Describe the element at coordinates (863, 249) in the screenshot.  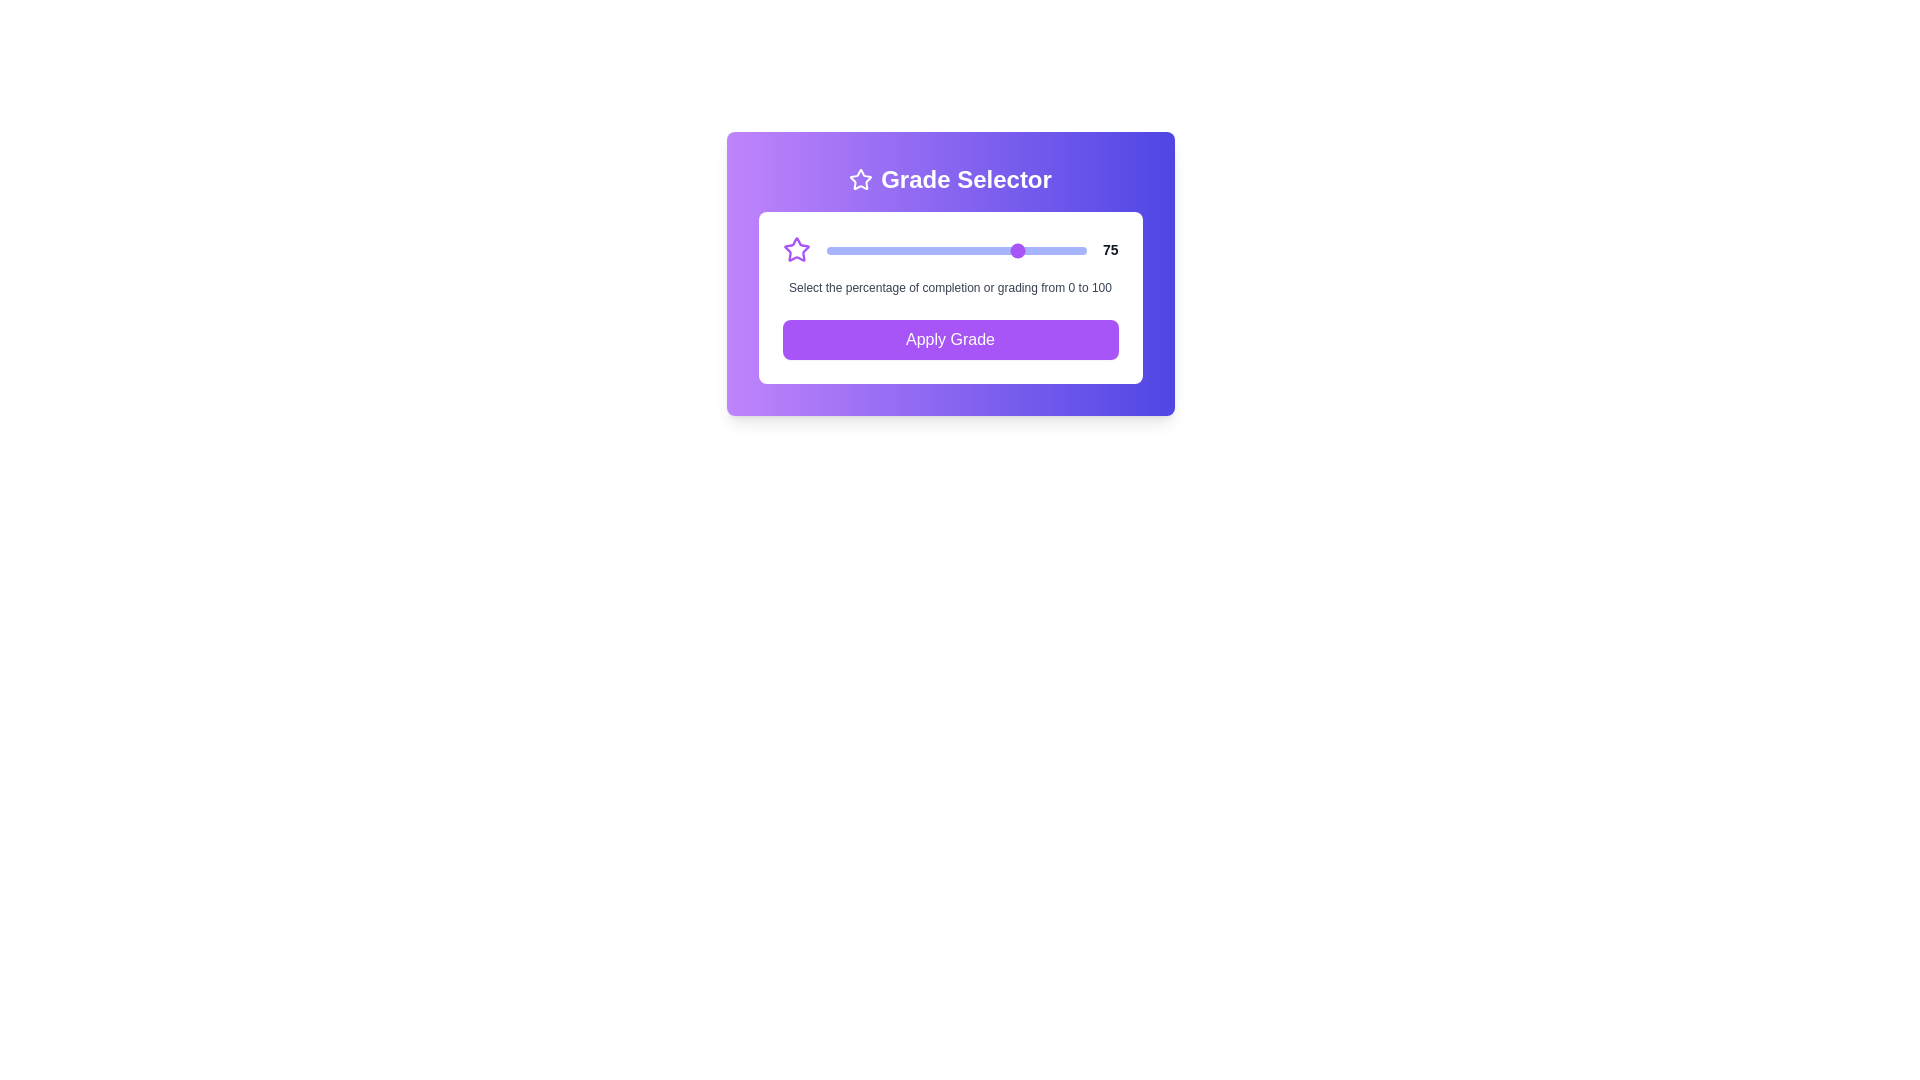
I see `the grade percentage` at that location.